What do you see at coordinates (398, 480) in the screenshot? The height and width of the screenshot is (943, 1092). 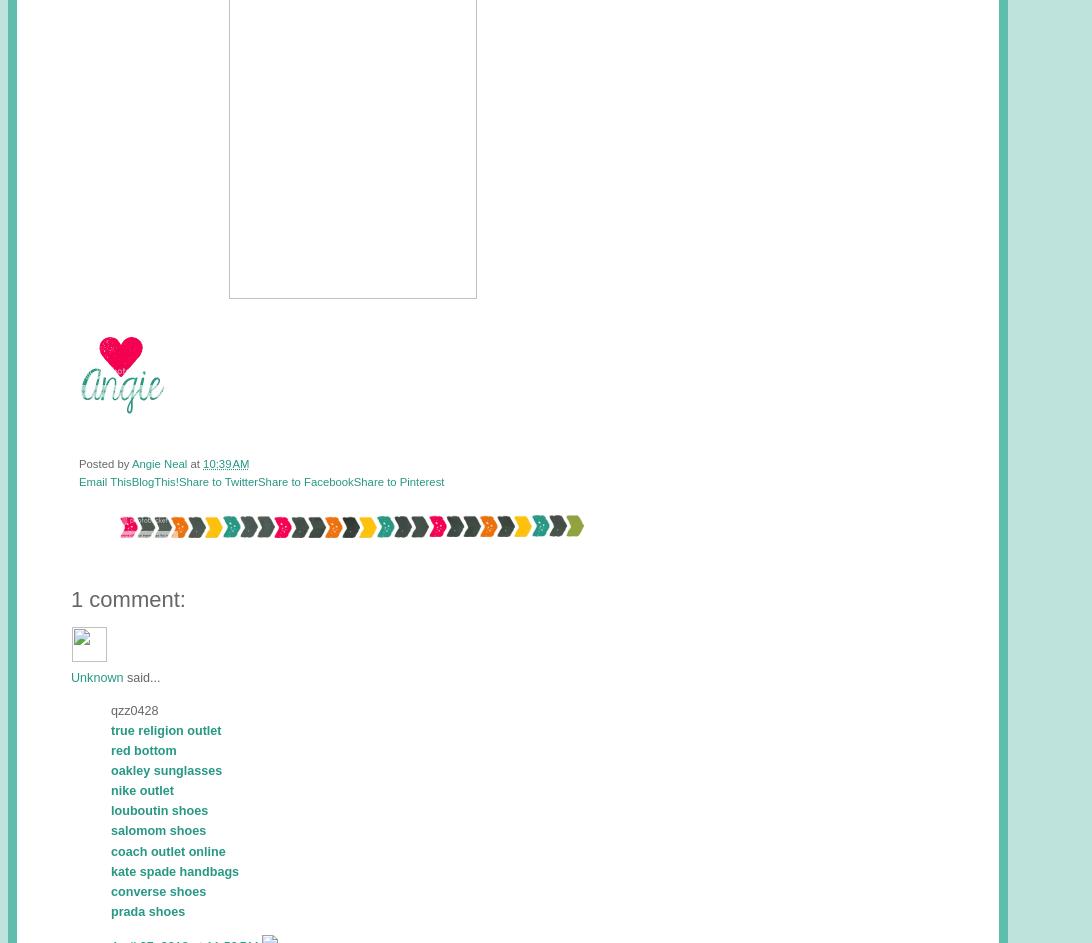 I see `'Share to Pinterest'` at bounding box center [398, 480].